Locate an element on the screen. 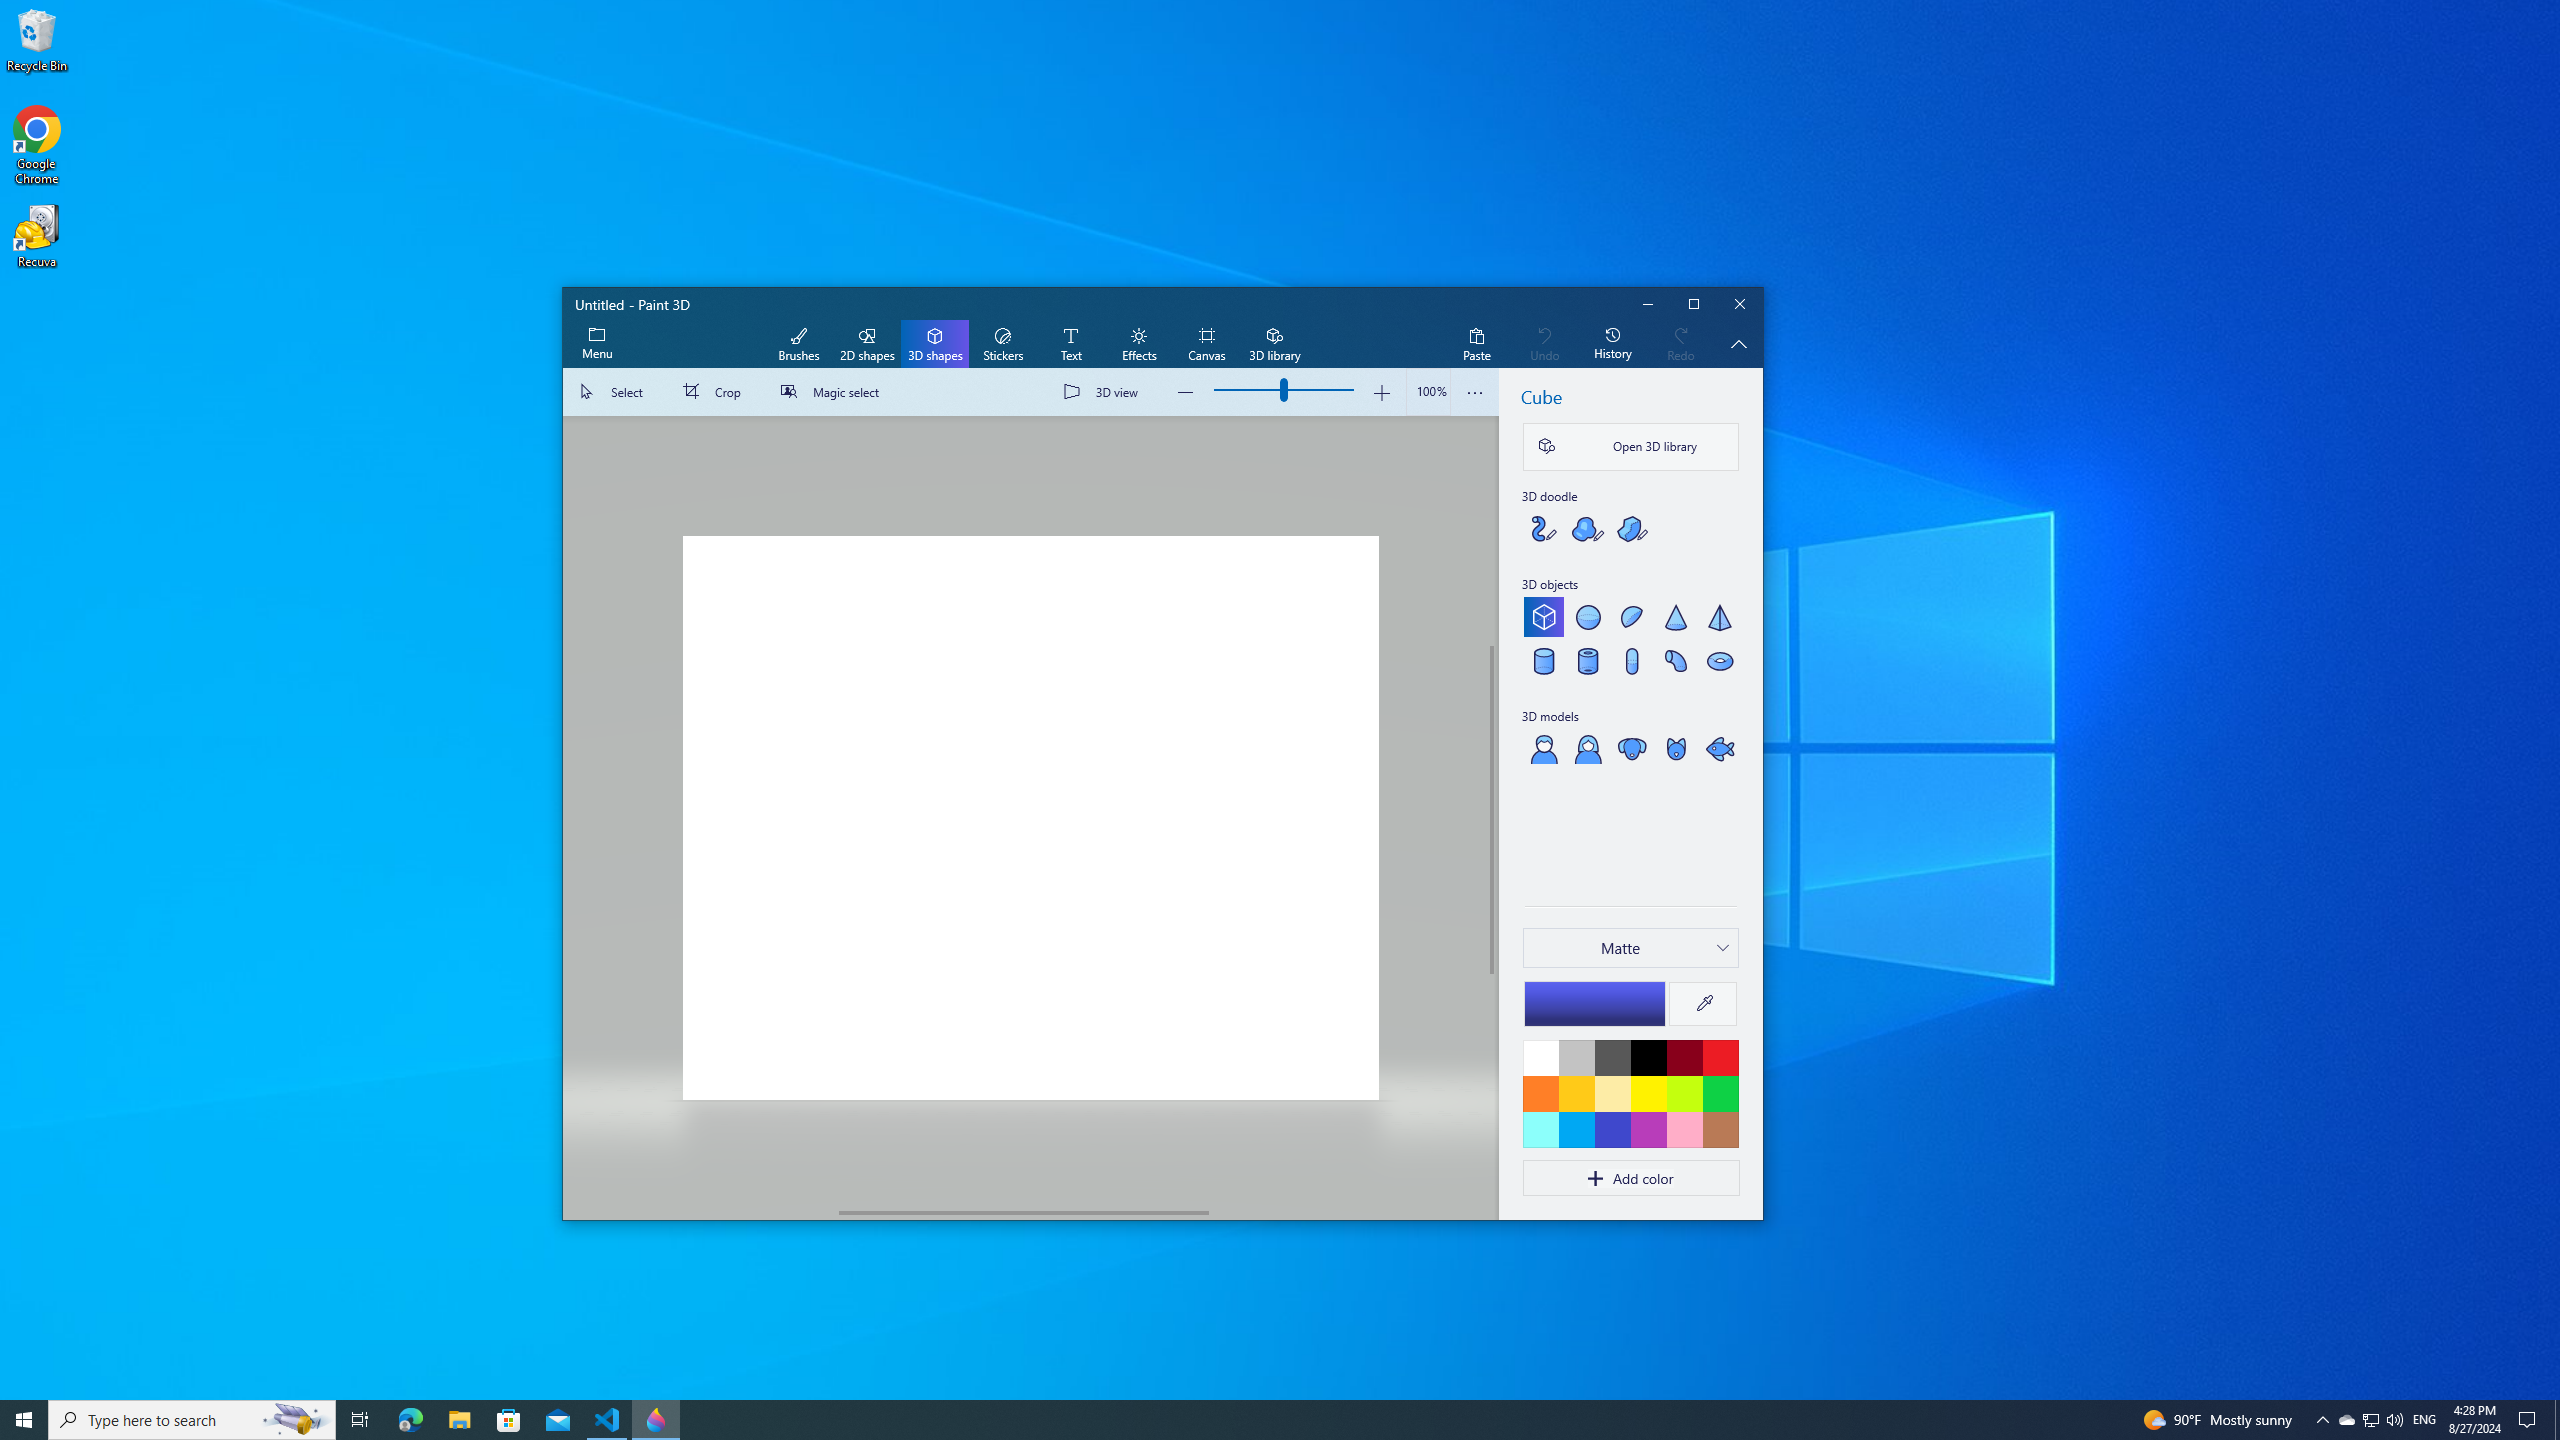 The height and width of the screenshot is (1440, 2560). 'Red' is located at coordinates (1720, 1057).